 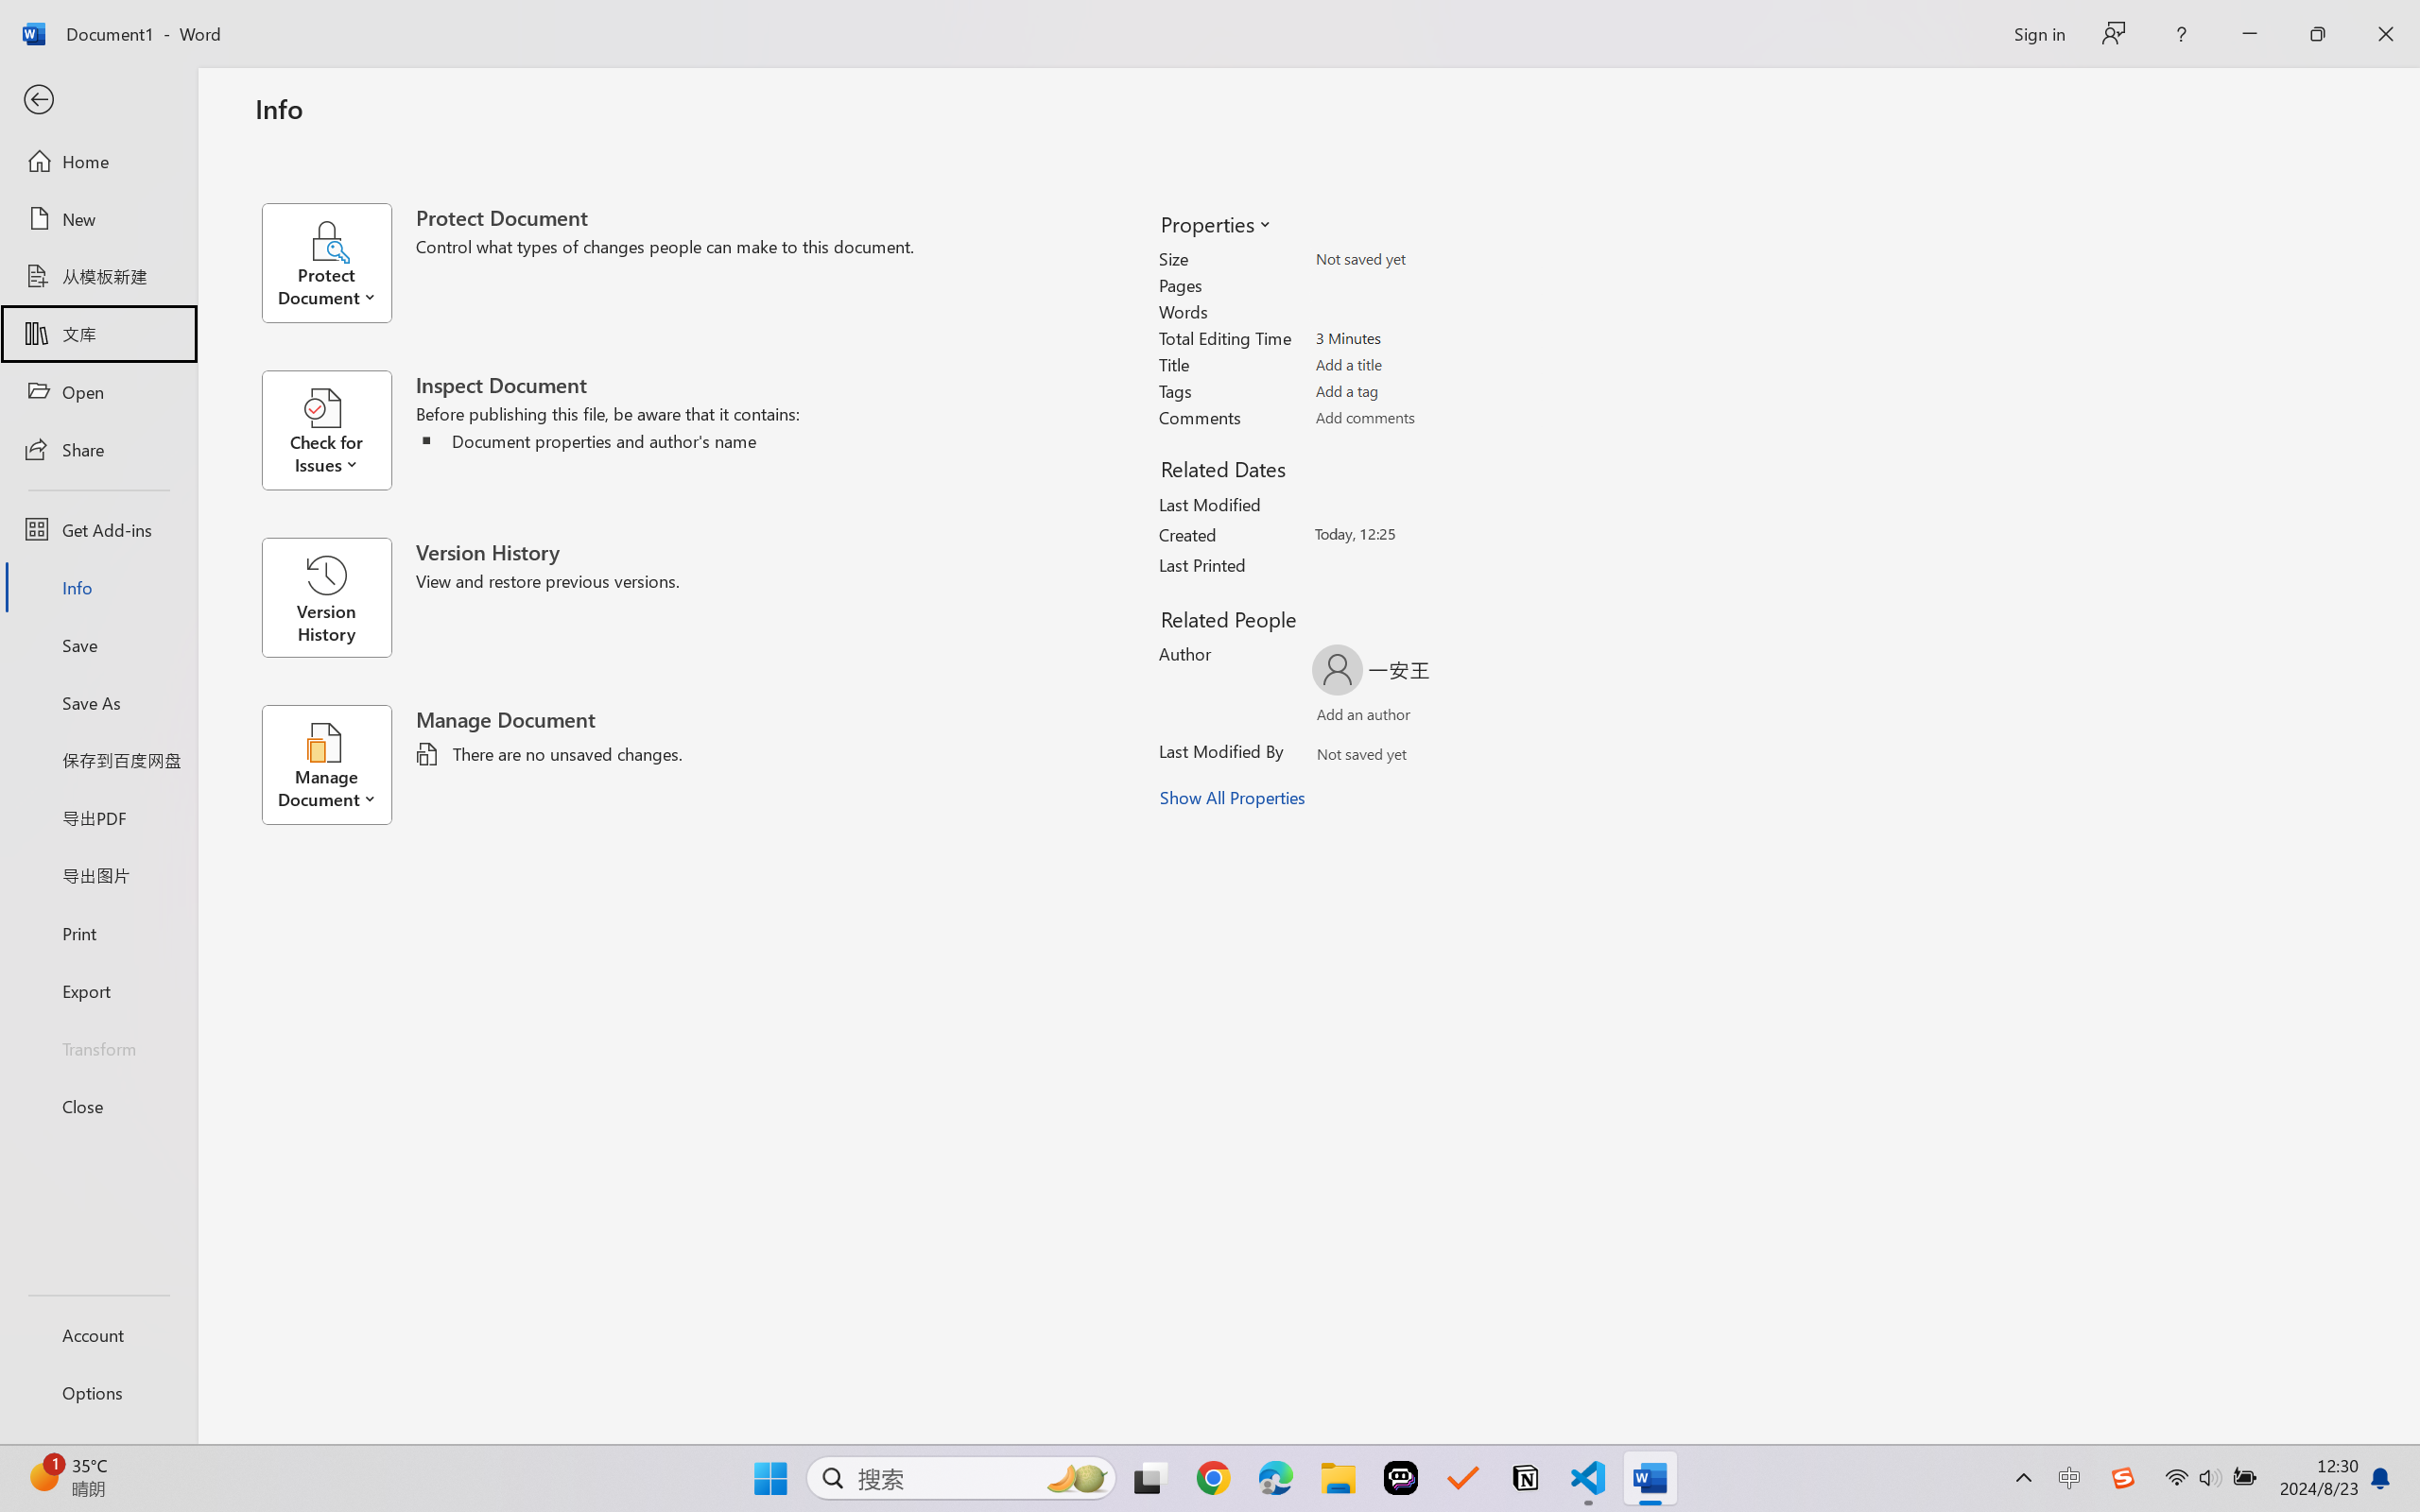 What do you see at coordinates (97, 1391) in the screenshot?
I see `'Options'` at bounding box center [97, 1391].